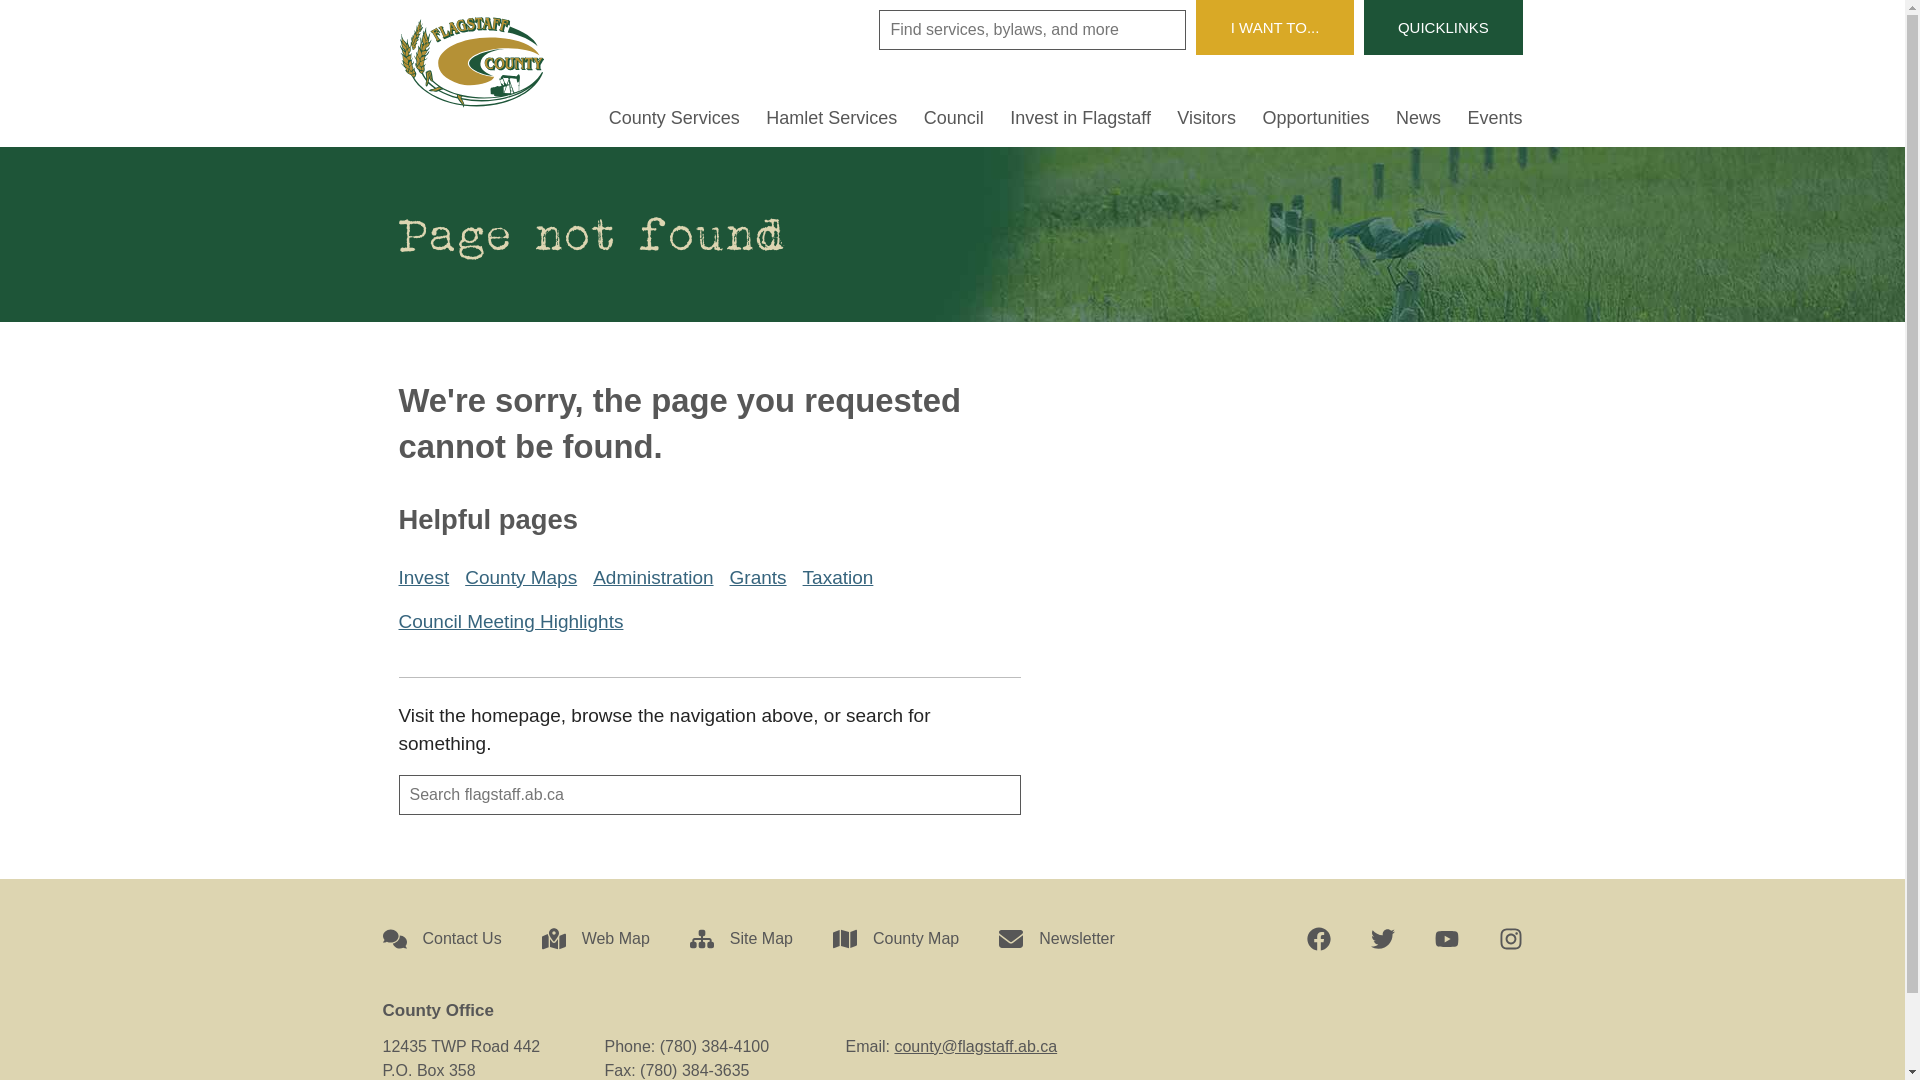  What do you see at coordinates (1381, 938) in the screenshot?
I see `'Twitter'` at bounding box center [1381, 938].